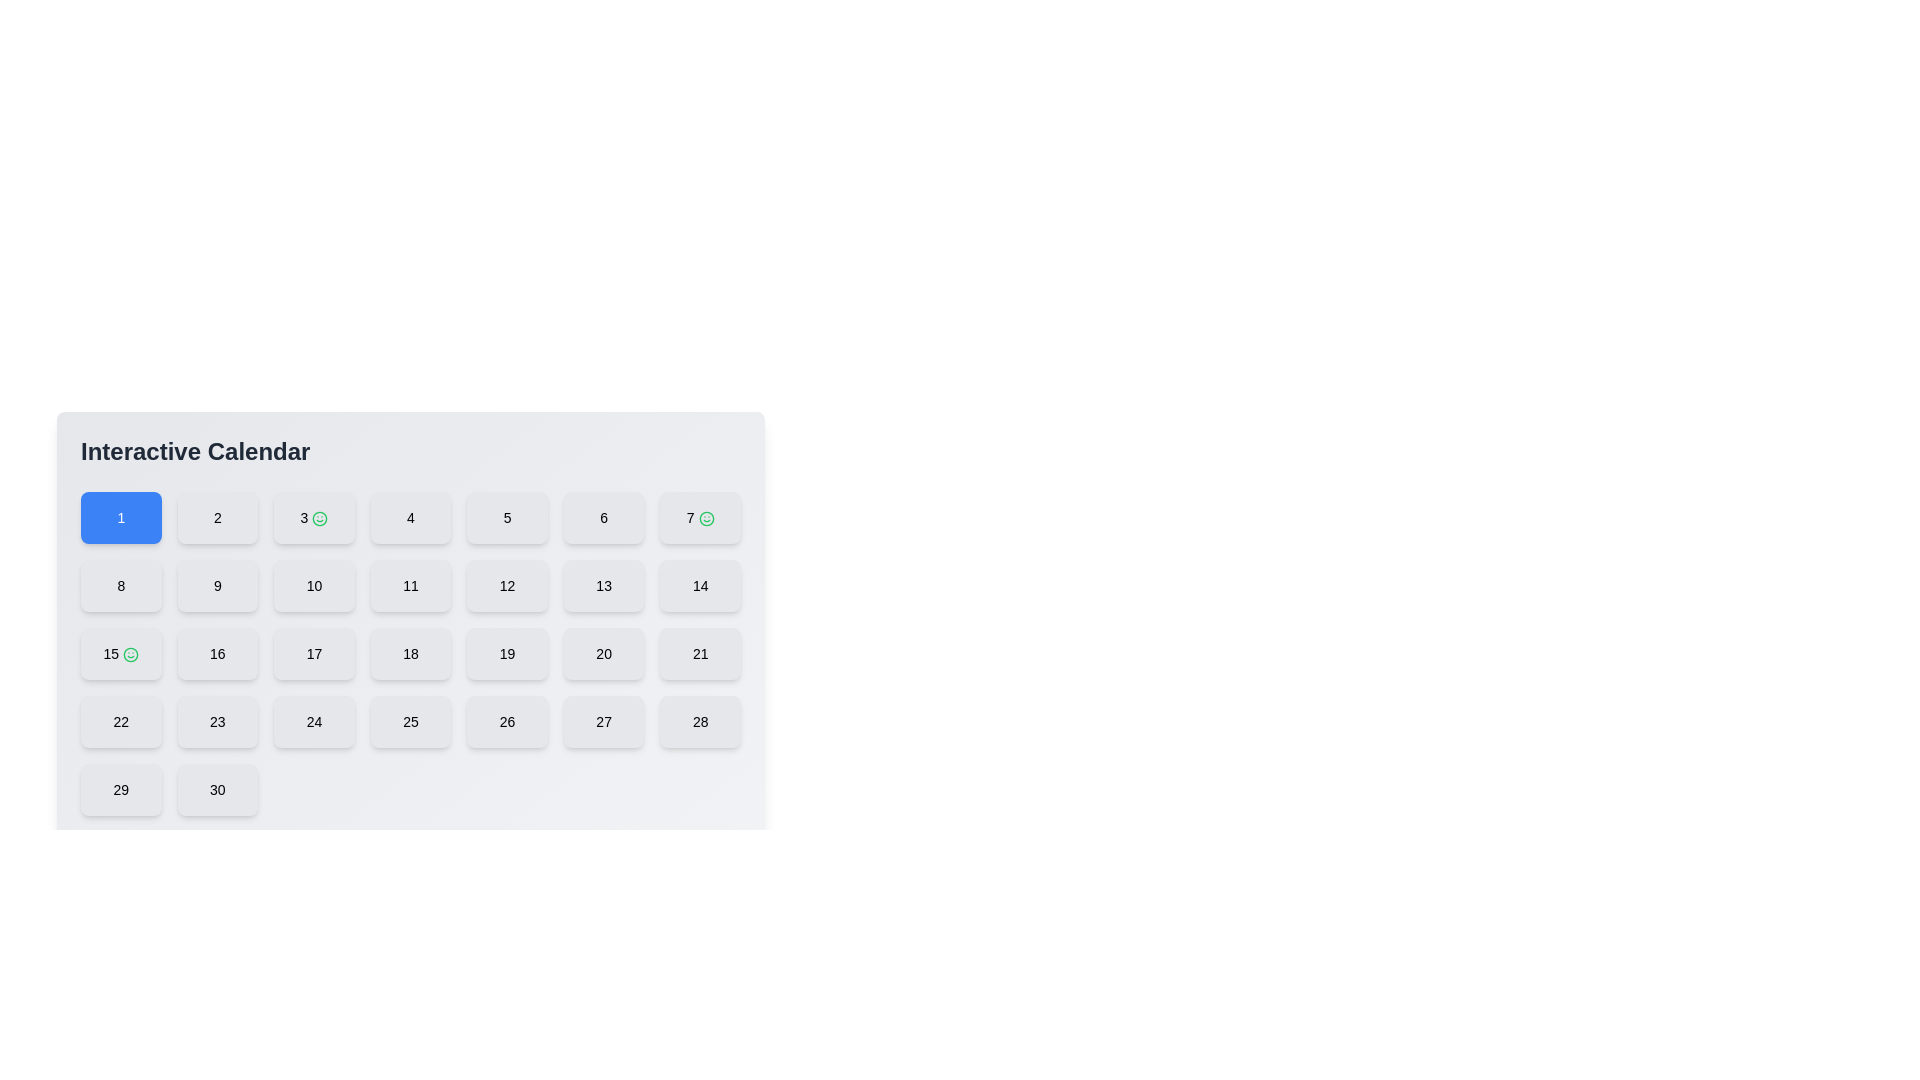 This screenshot has width=1920, height=1080. Describe the element at coordinates (130, 655) in the screenshot. I see `the circular smiling face icon with a green outline, located within the button labeled '15' in the calendar layout` at that location.